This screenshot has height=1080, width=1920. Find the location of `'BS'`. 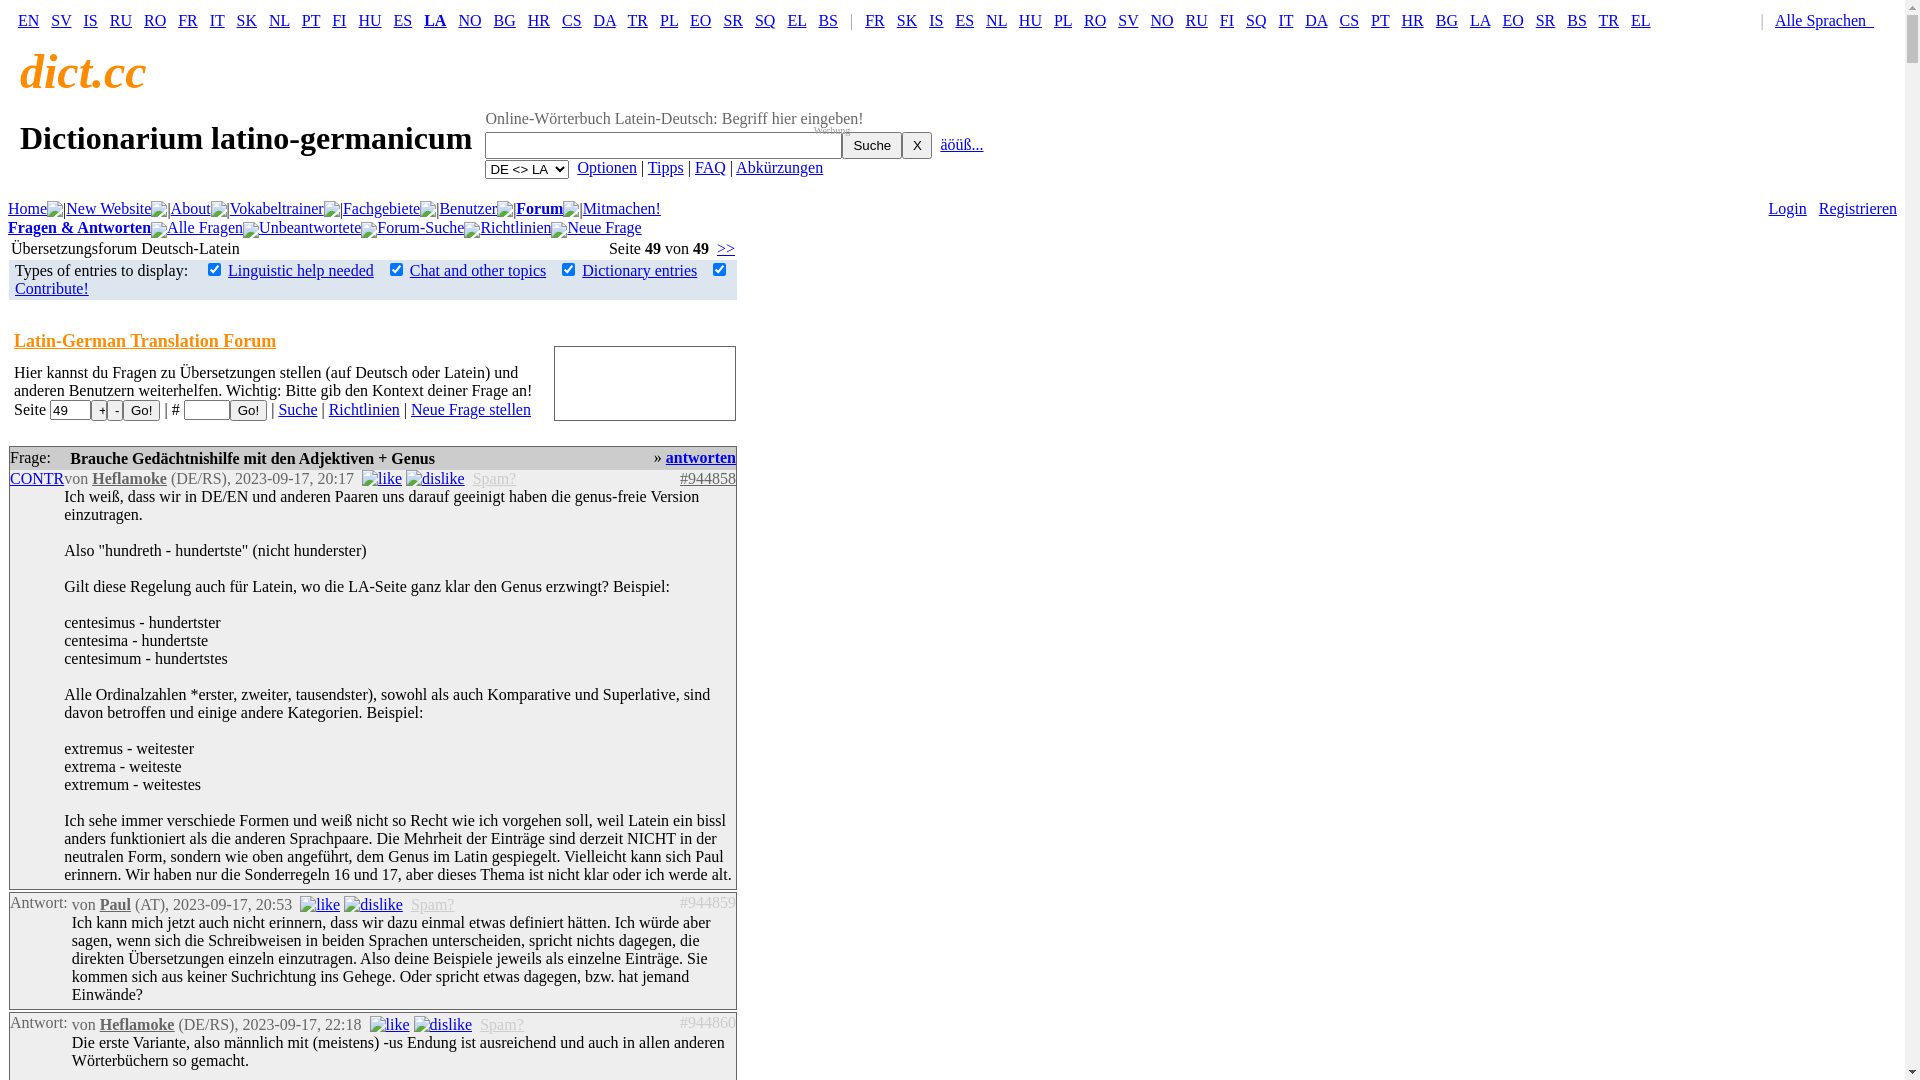

'BS' is located at coordinates (817, 20).